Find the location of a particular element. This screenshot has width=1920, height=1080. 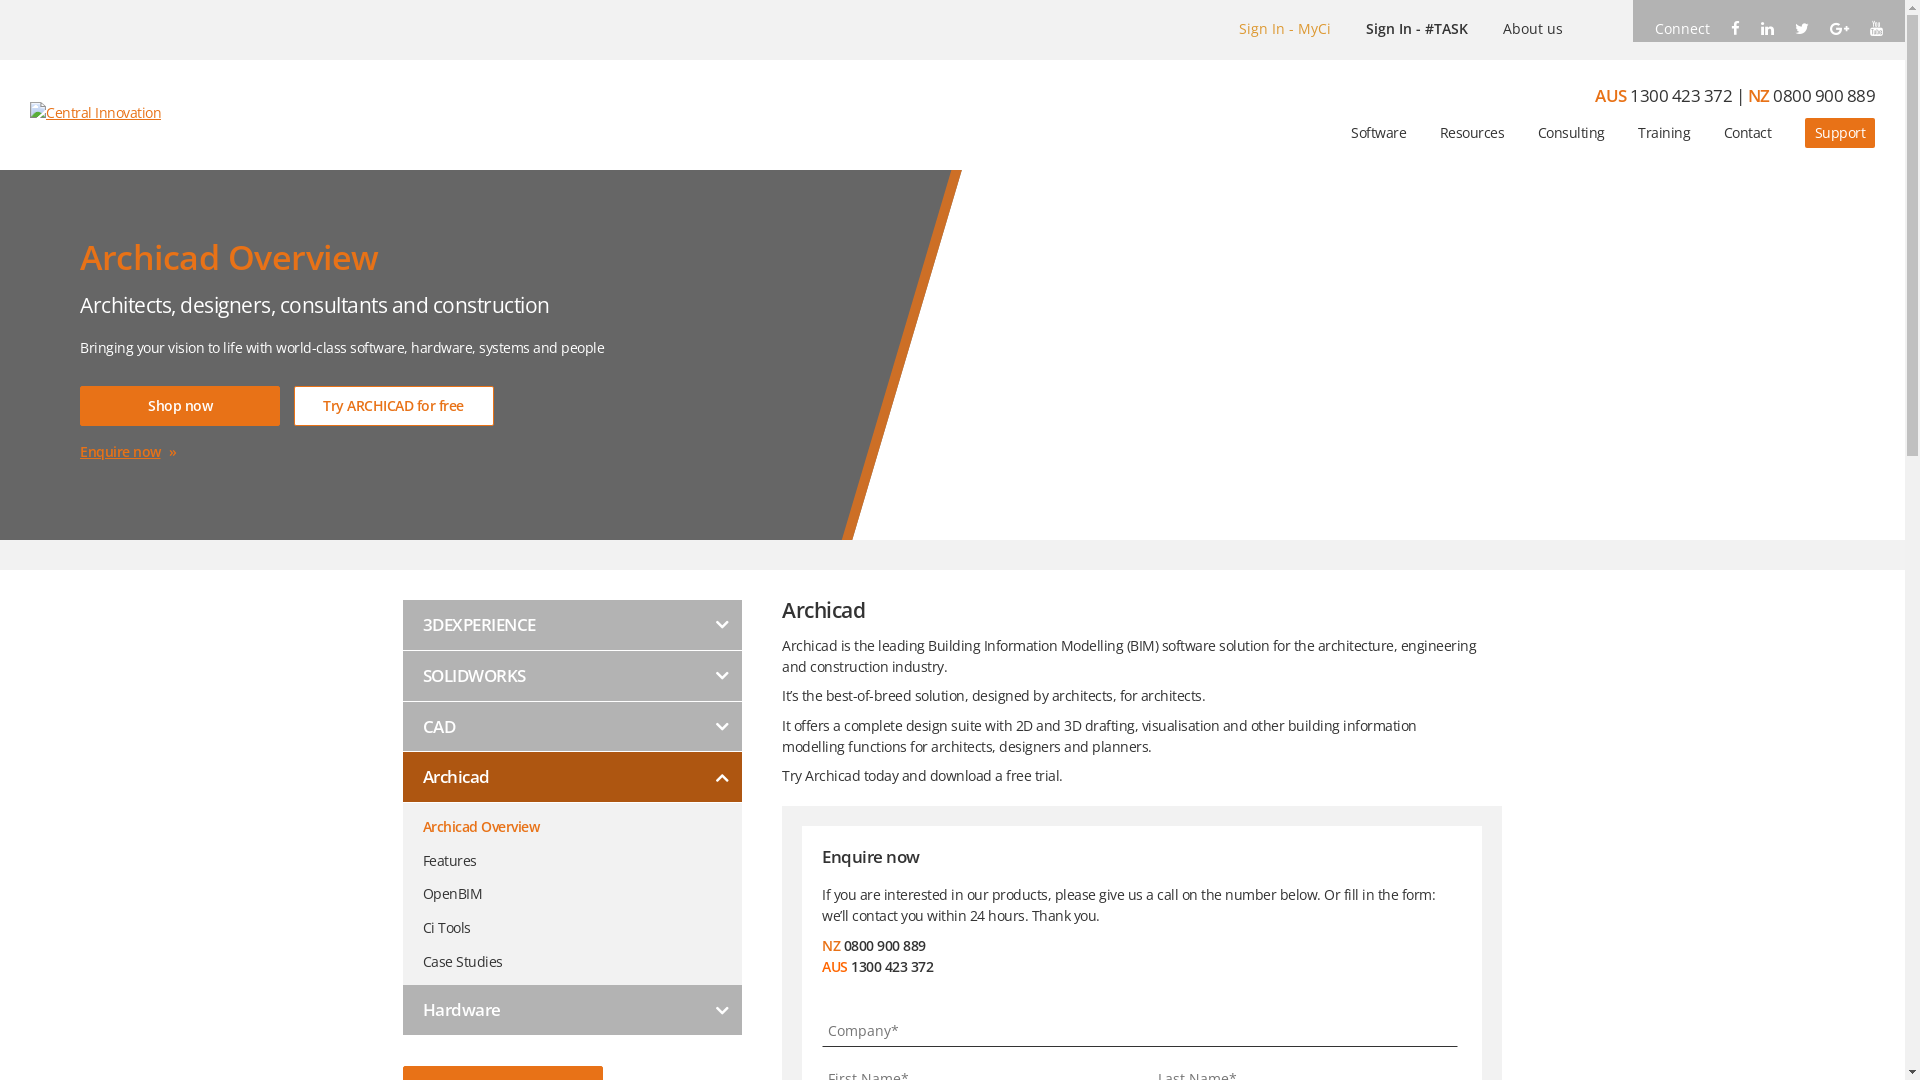

'CAD' is located at coordinates (570, 727).